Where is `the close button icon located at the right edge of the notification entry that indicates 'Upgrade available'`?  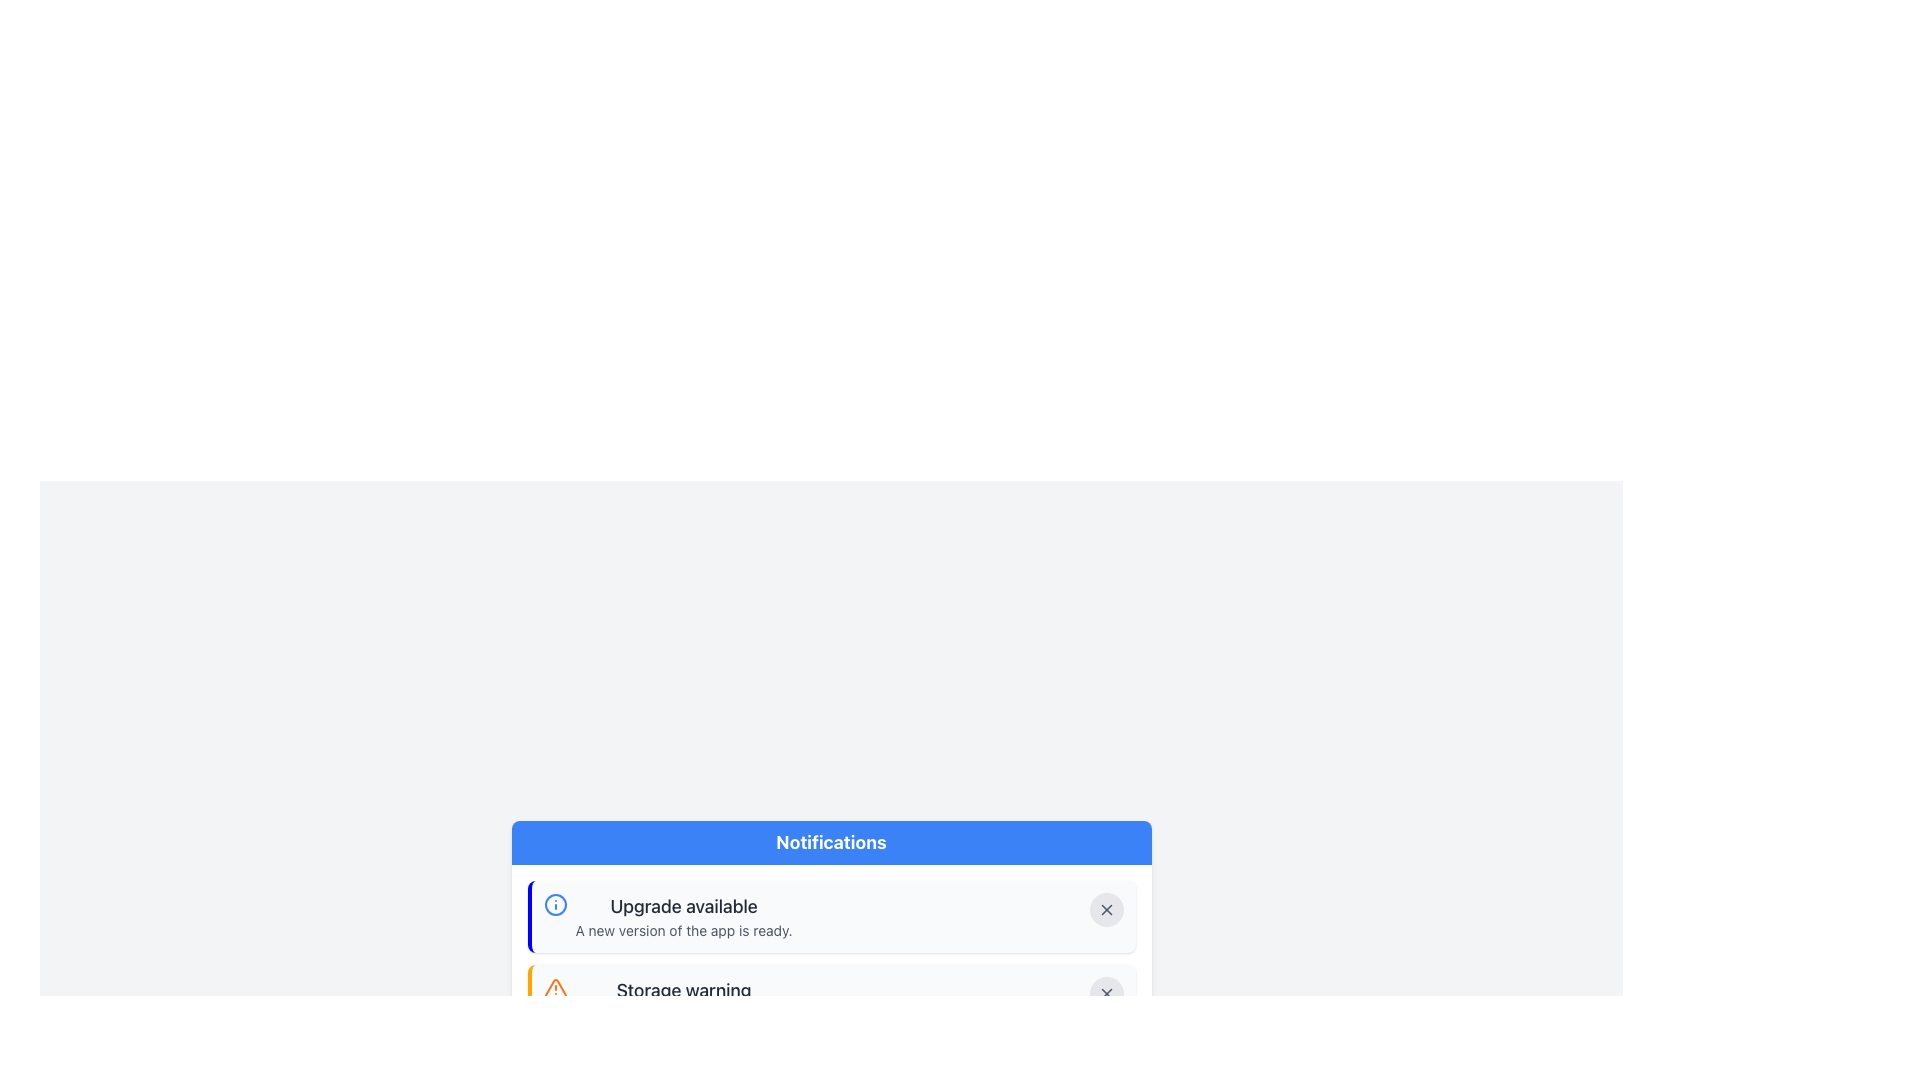 the close button icon located at the right edge of the notification entry that indicates 'Upgrade available' is located at coordinates (1105, 910).